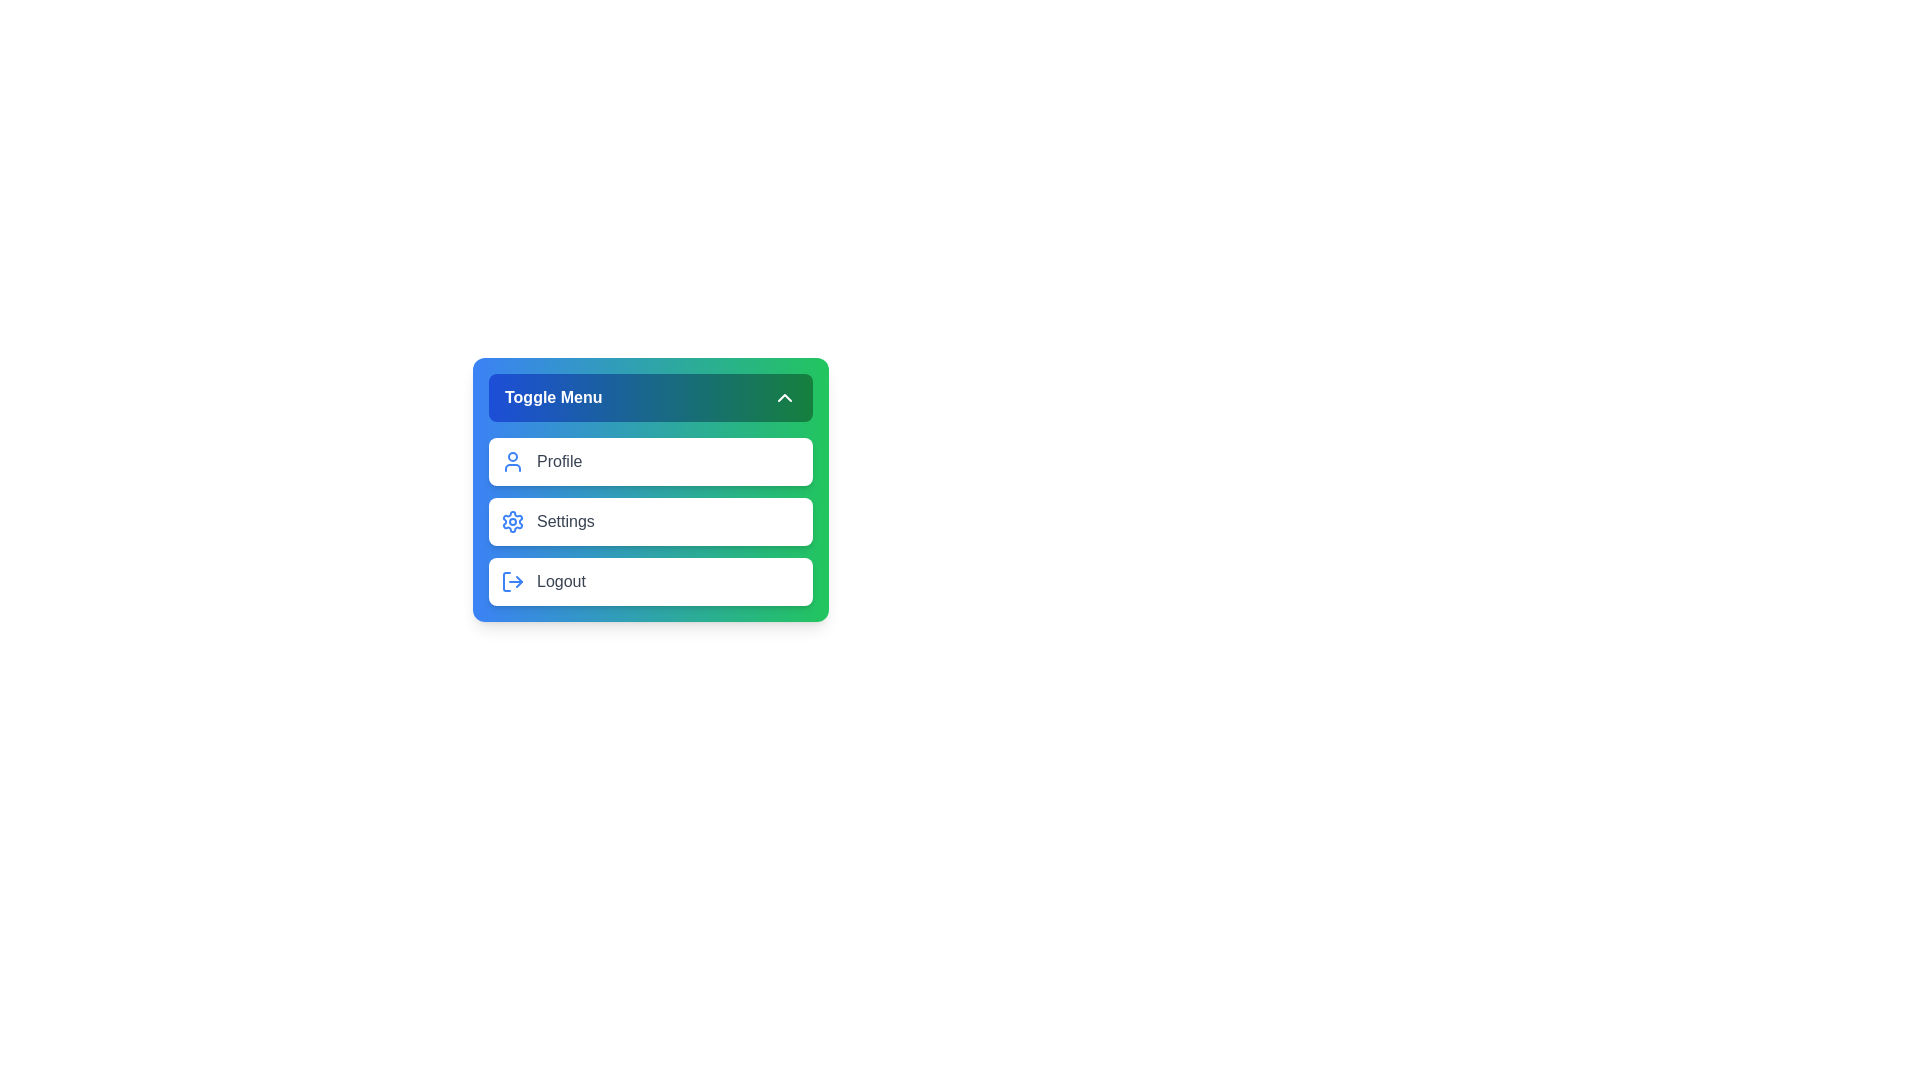 The image size is (1920, 1080). What do you see at coordinates (651, 462) in the screenshot?
I see `the menu item Profile to select it` at bounding box center [651, 462].